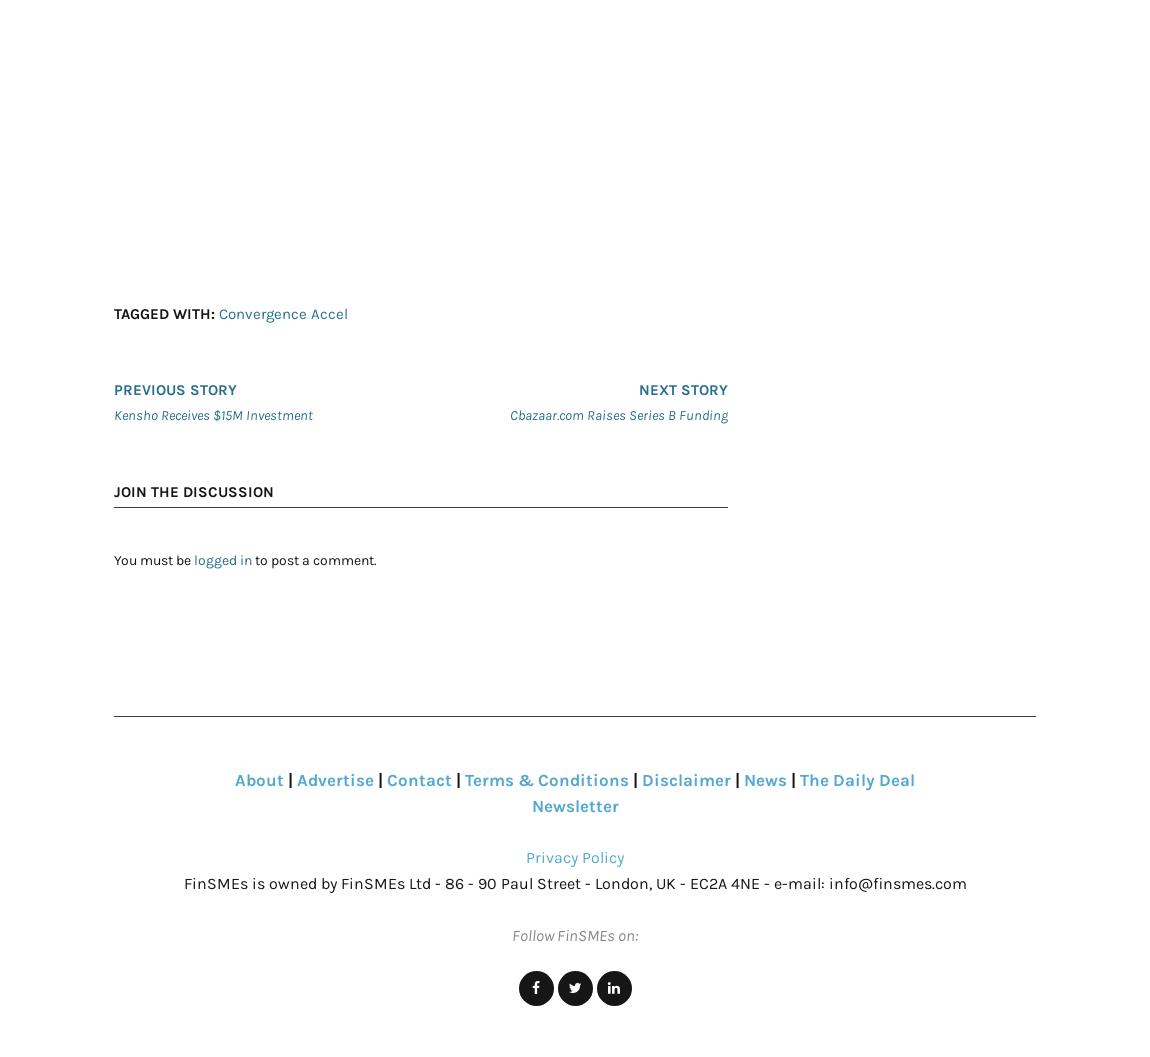 The height and width of the screenshot is (1057, 1150). Describe the element at coordinates (282, 314) in the screenshot. I see `'Convergence Accel'` at that location.